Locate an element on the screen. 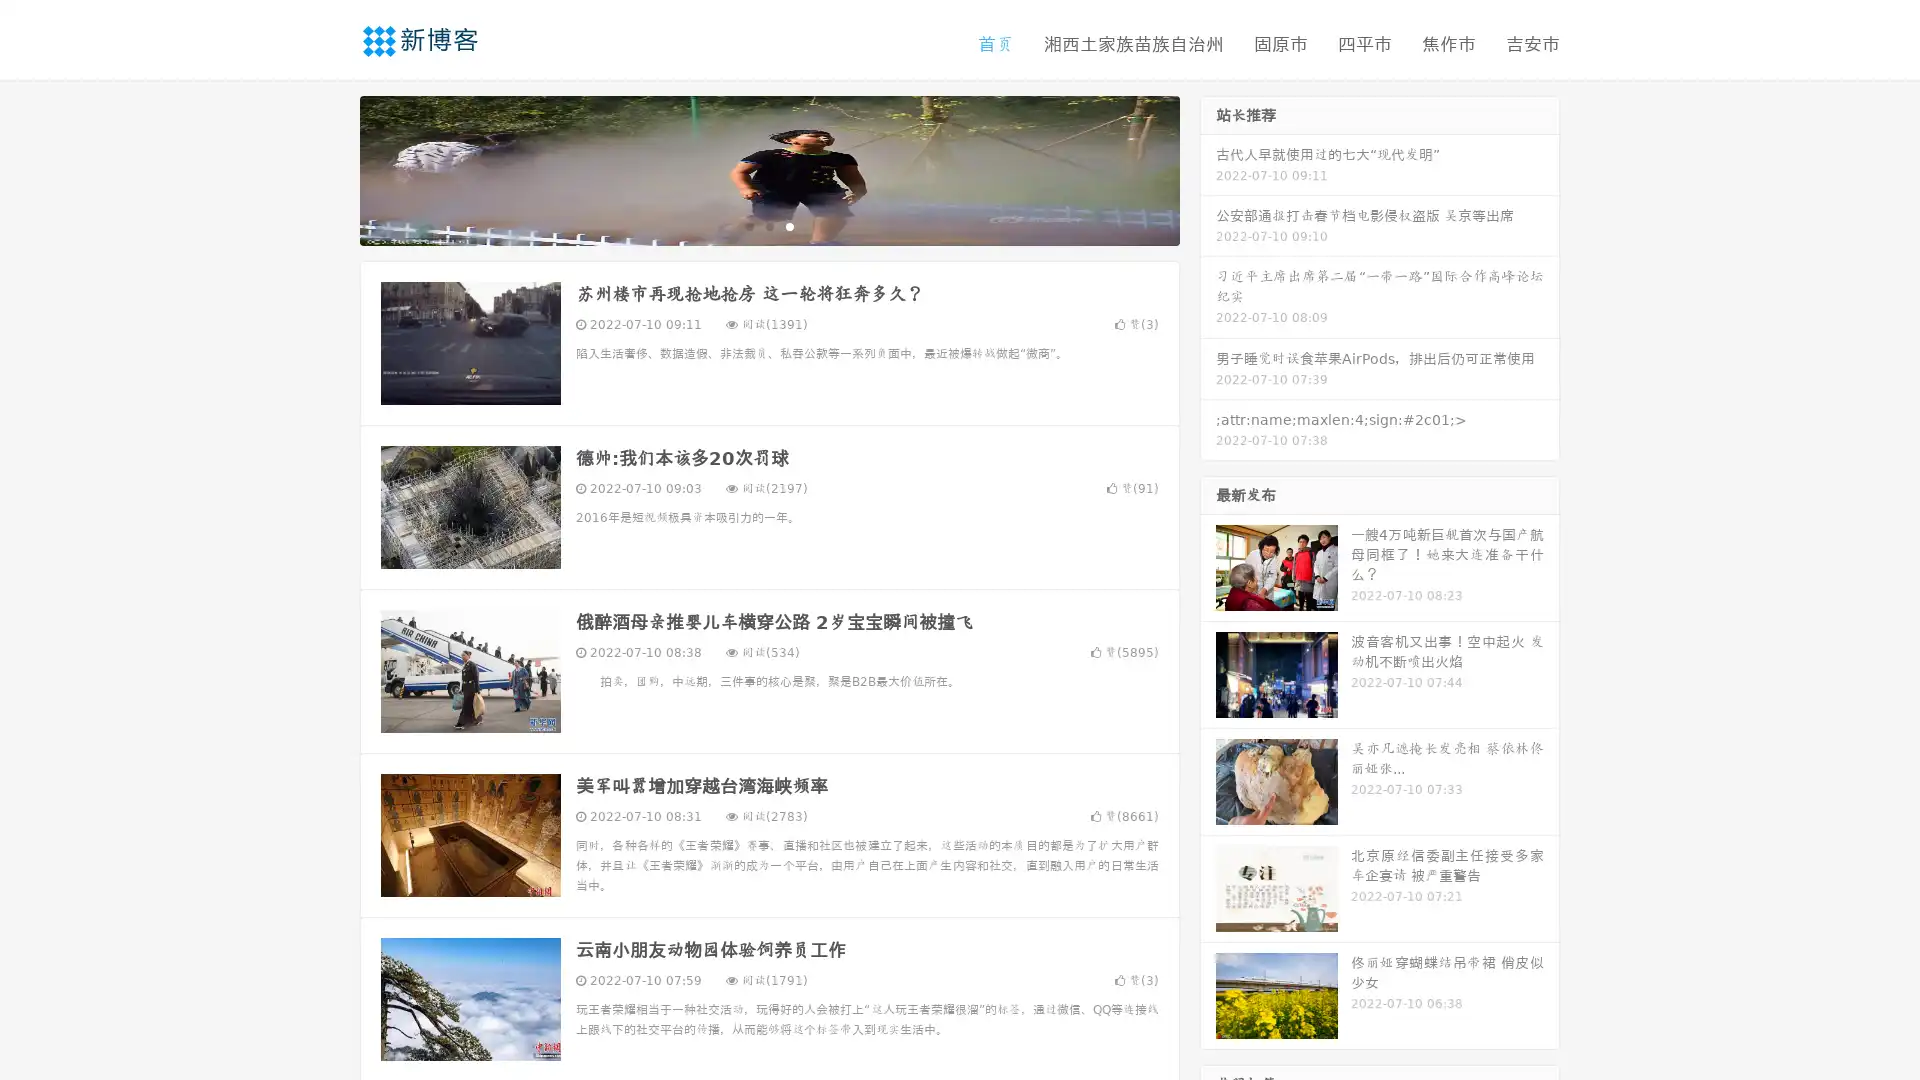 The height and width of the screenshot is (1080, 1920). Go to slide 2 is located at coordinates (768, 225).